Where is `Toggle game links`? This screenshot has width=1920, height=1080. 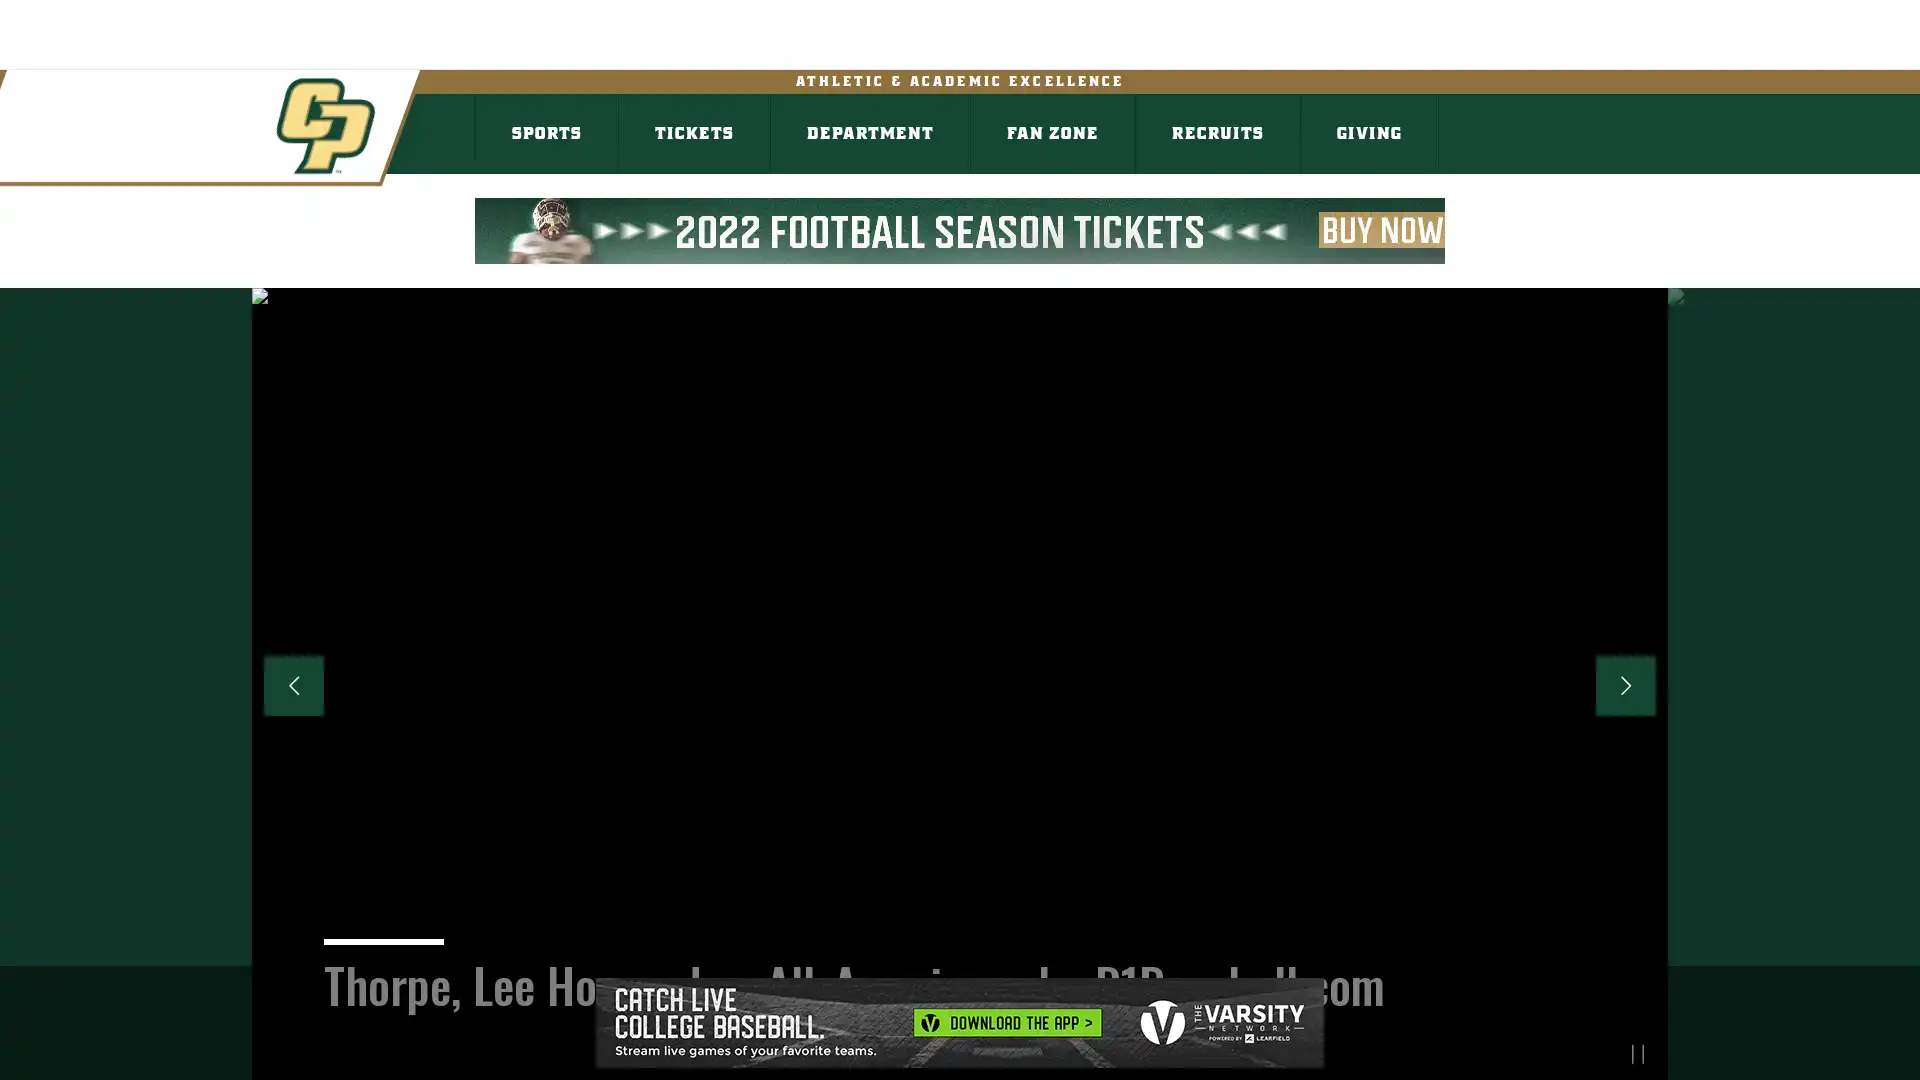
Toggle game links is located at coordinates (257, 53).